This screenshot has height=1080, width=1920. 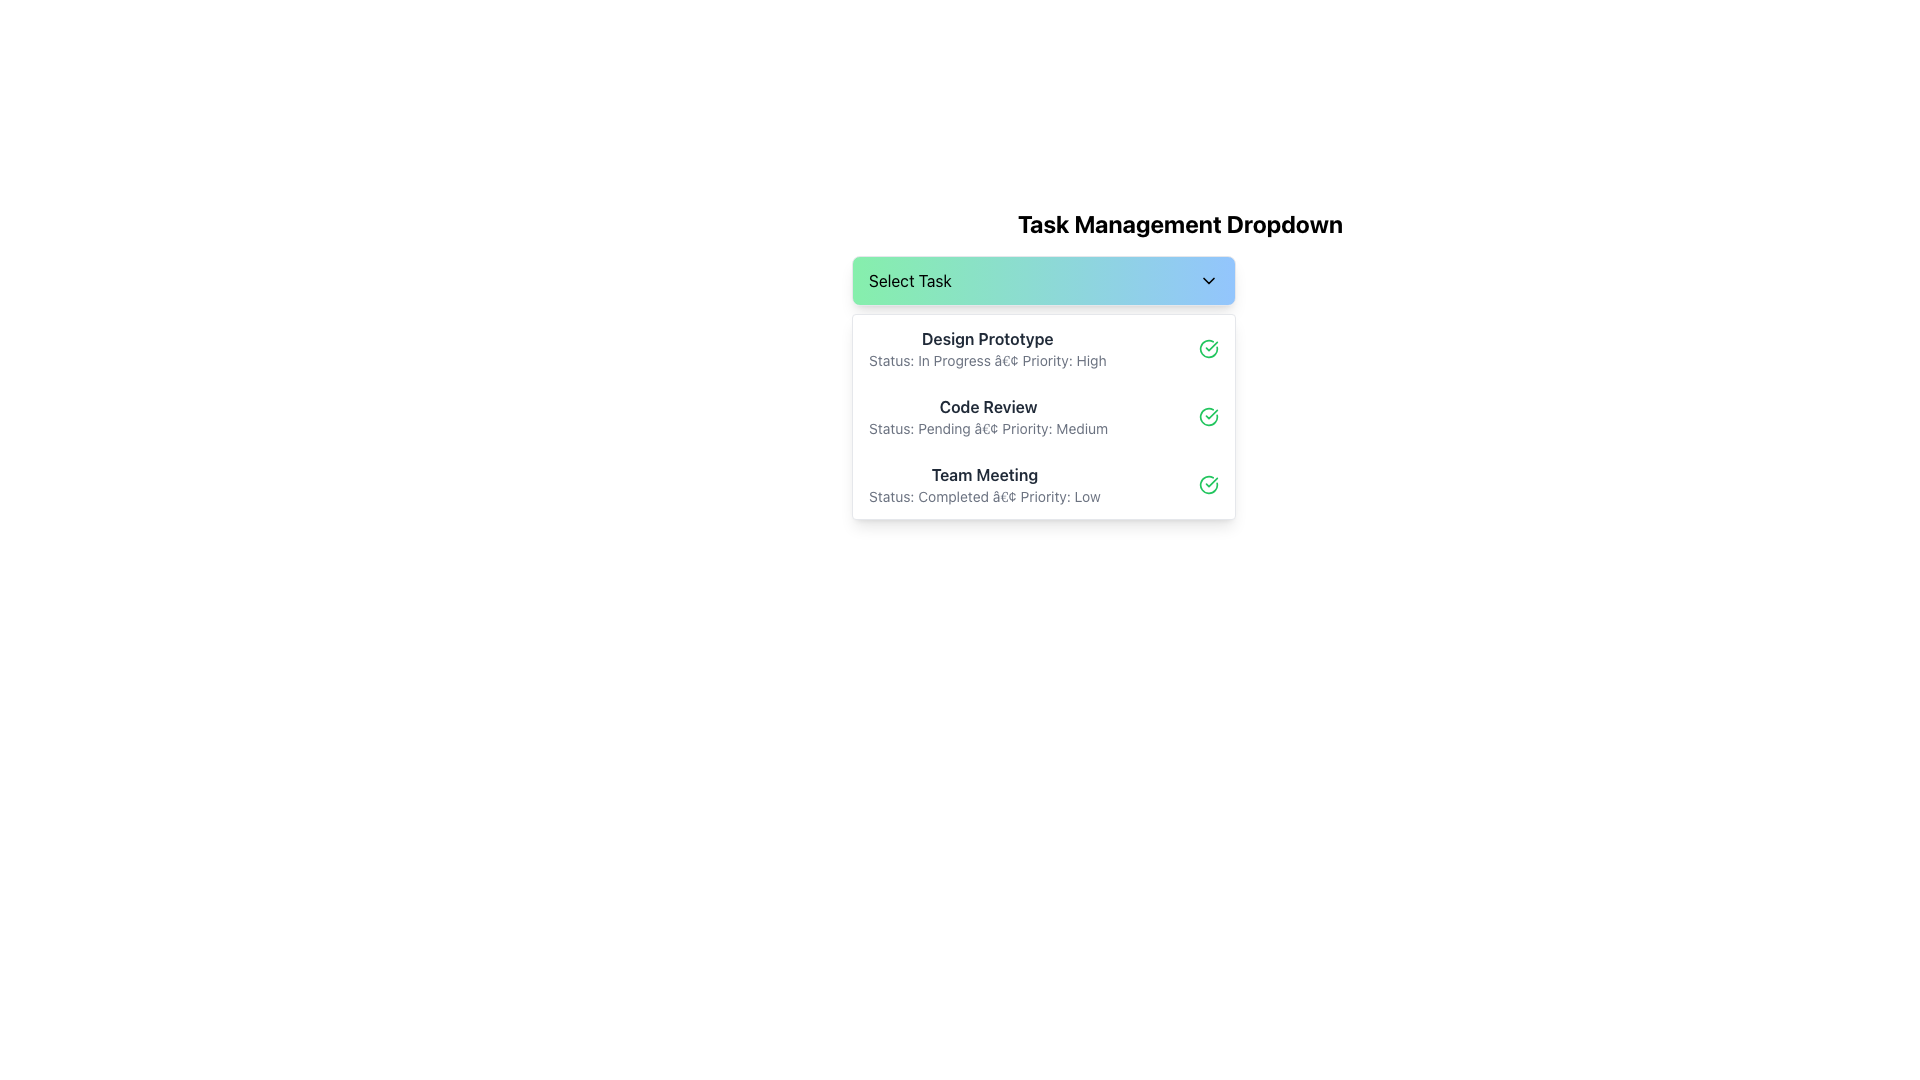 What do you see at coordinates (988, 406) in the screenshot?
I see `the 'Code Review' text label, which is the second item in the 'Task Management Dropdown'` at bounding box center [988, 406].